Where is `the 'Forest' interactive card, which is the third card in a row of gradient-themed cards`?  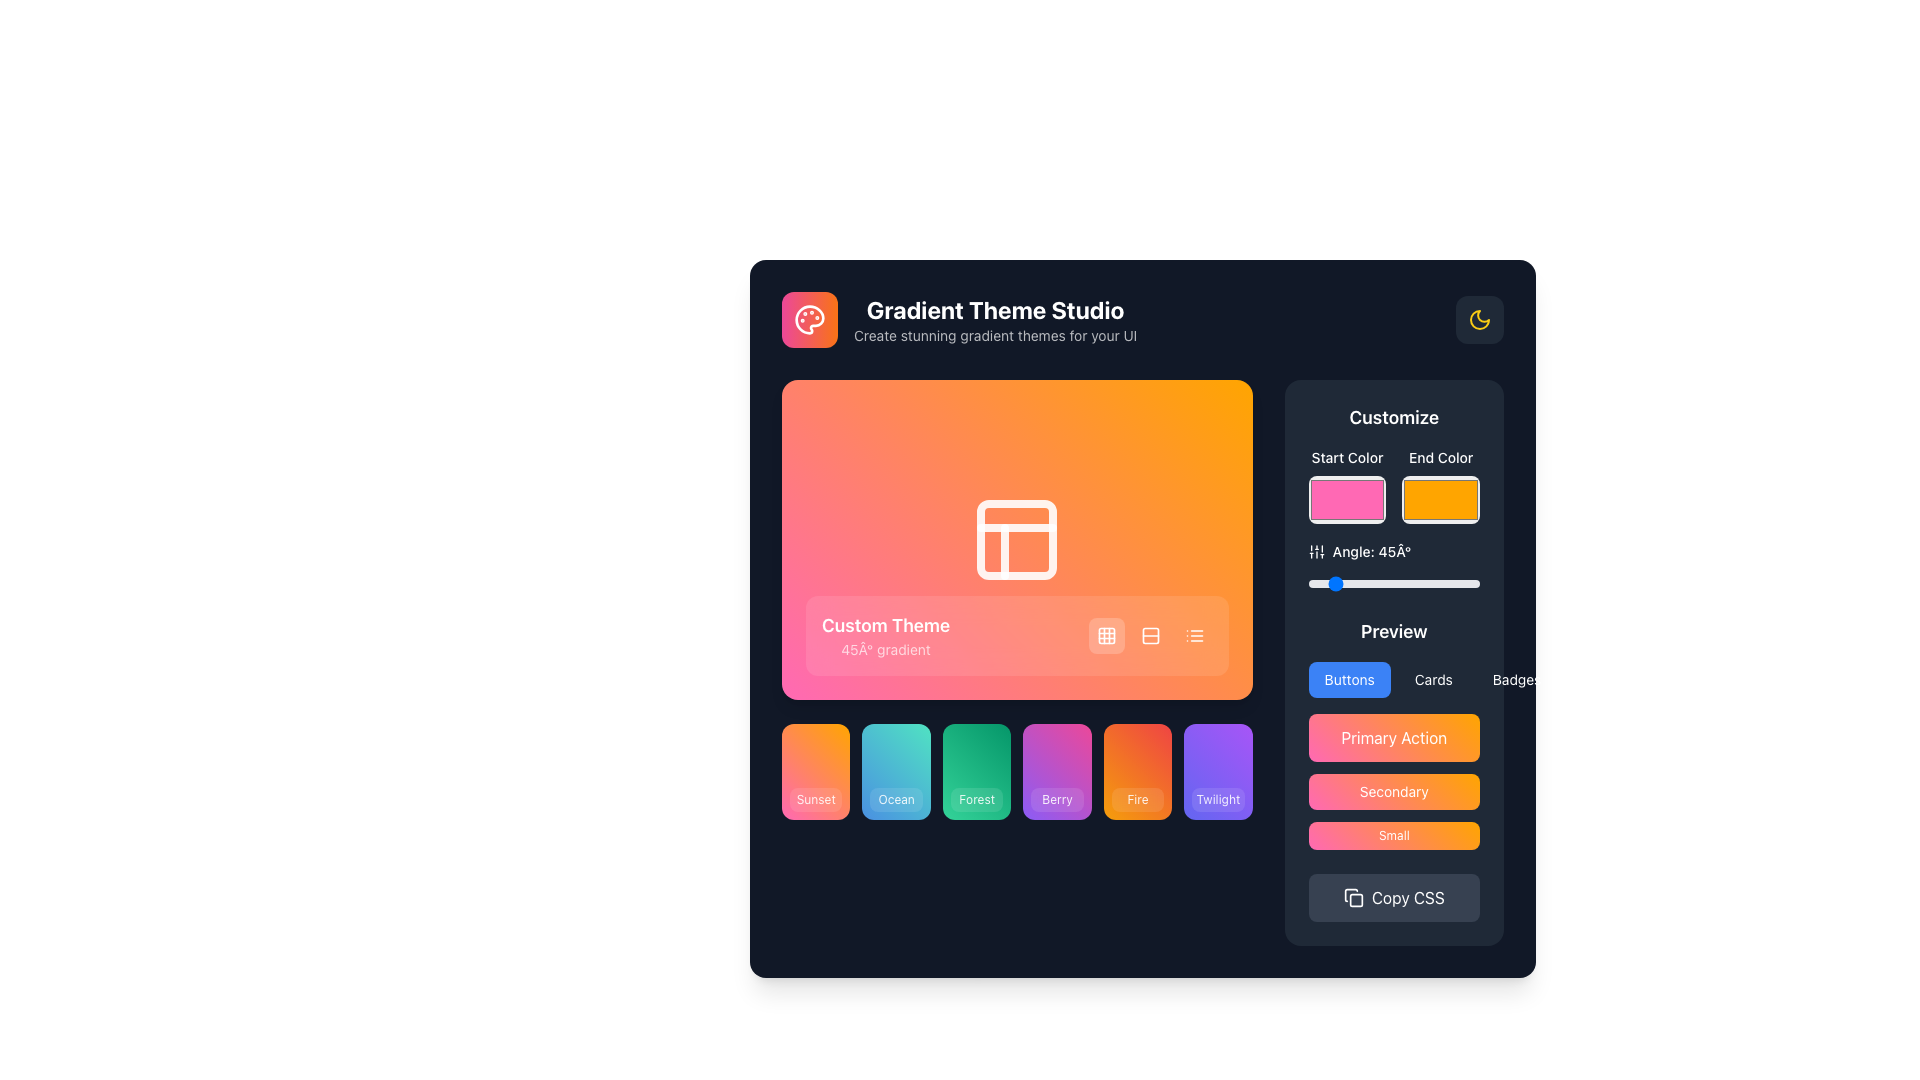
the 'Forest' interactive card, which is the third card in a row of gradient-themed cards is located at coordinates (977, 770).